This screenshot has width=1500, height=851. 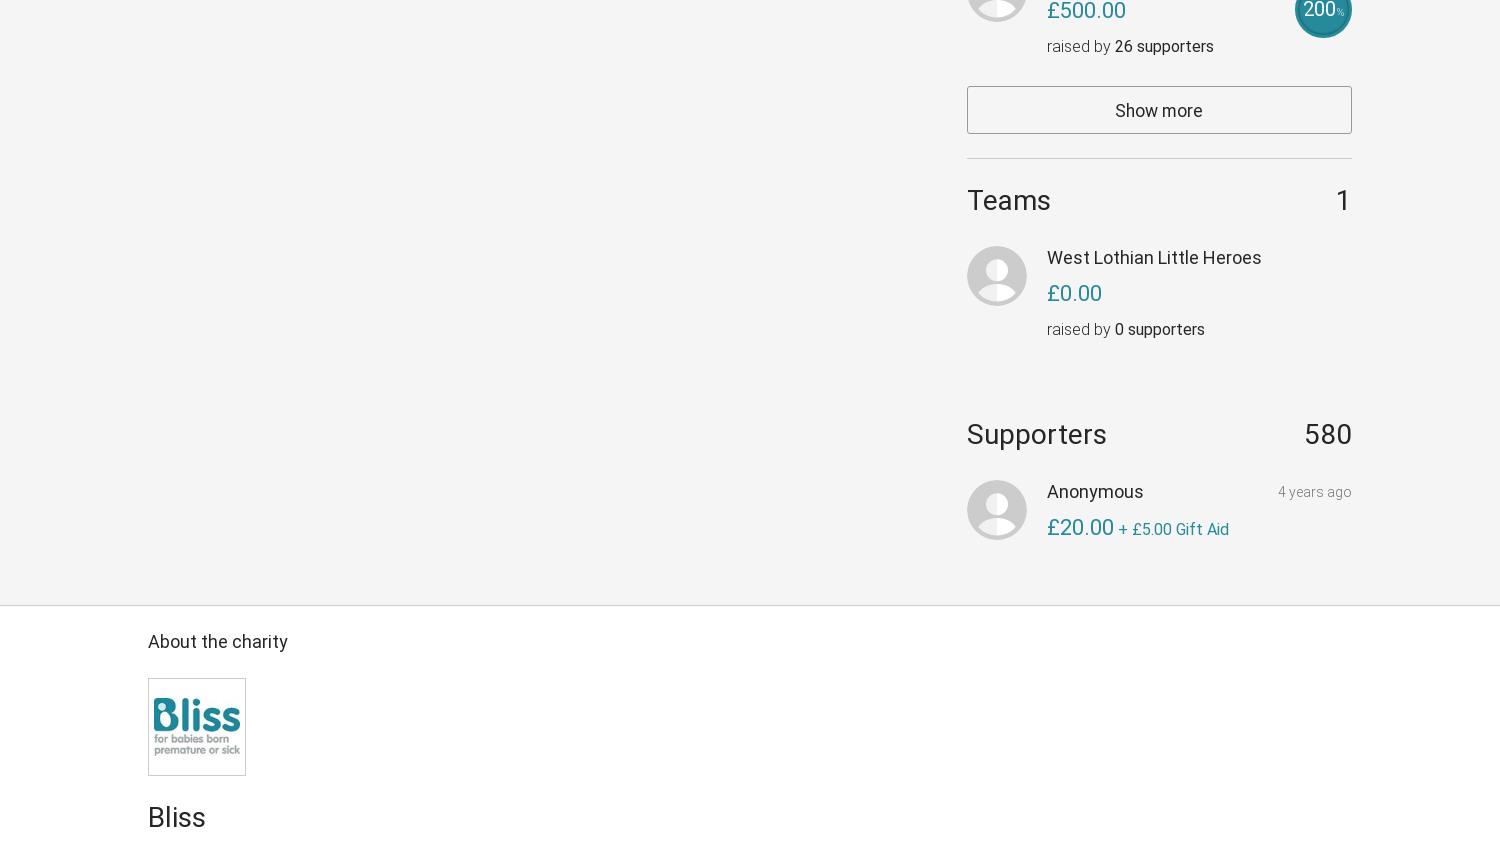 What do you see at coordinates (1335, 200) in the screenshot?
I see `'1'` at bounding box center [1335, 200].